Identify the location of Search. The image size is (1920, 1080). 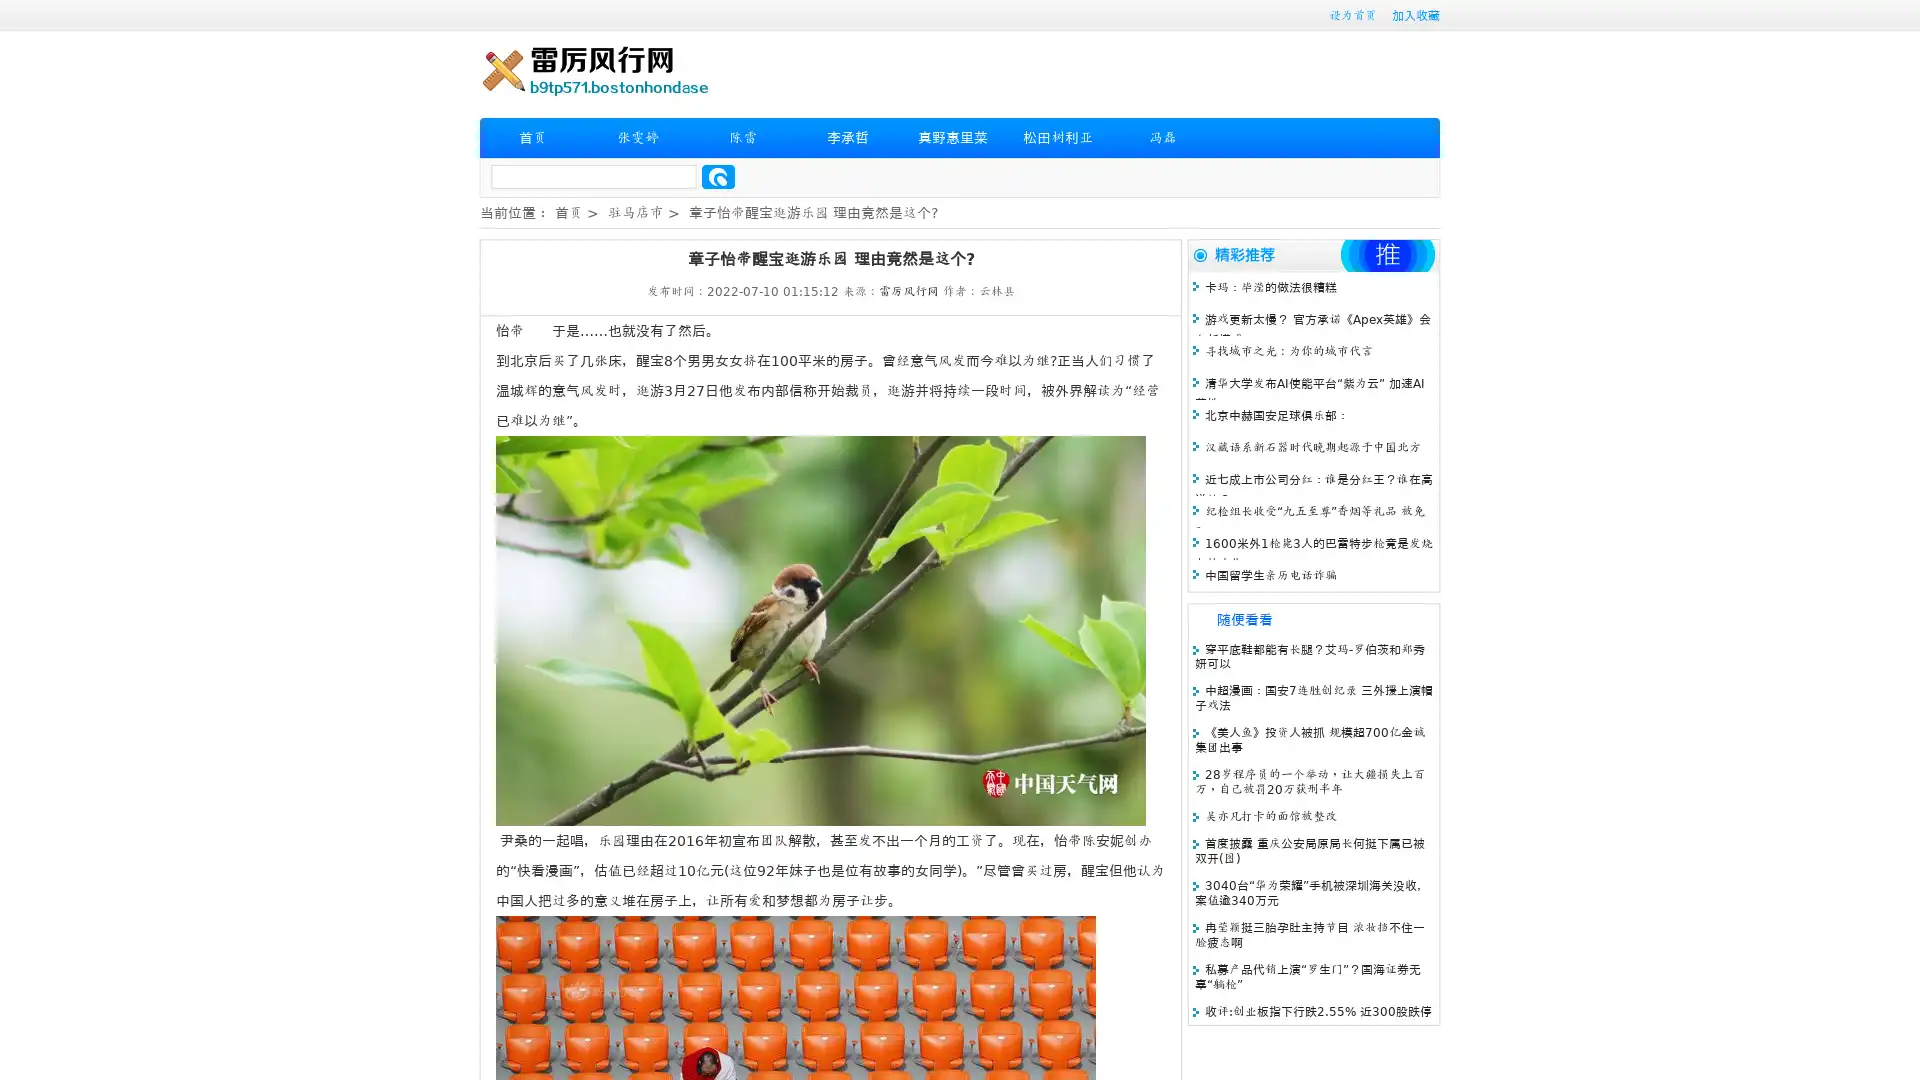
(718, 176).